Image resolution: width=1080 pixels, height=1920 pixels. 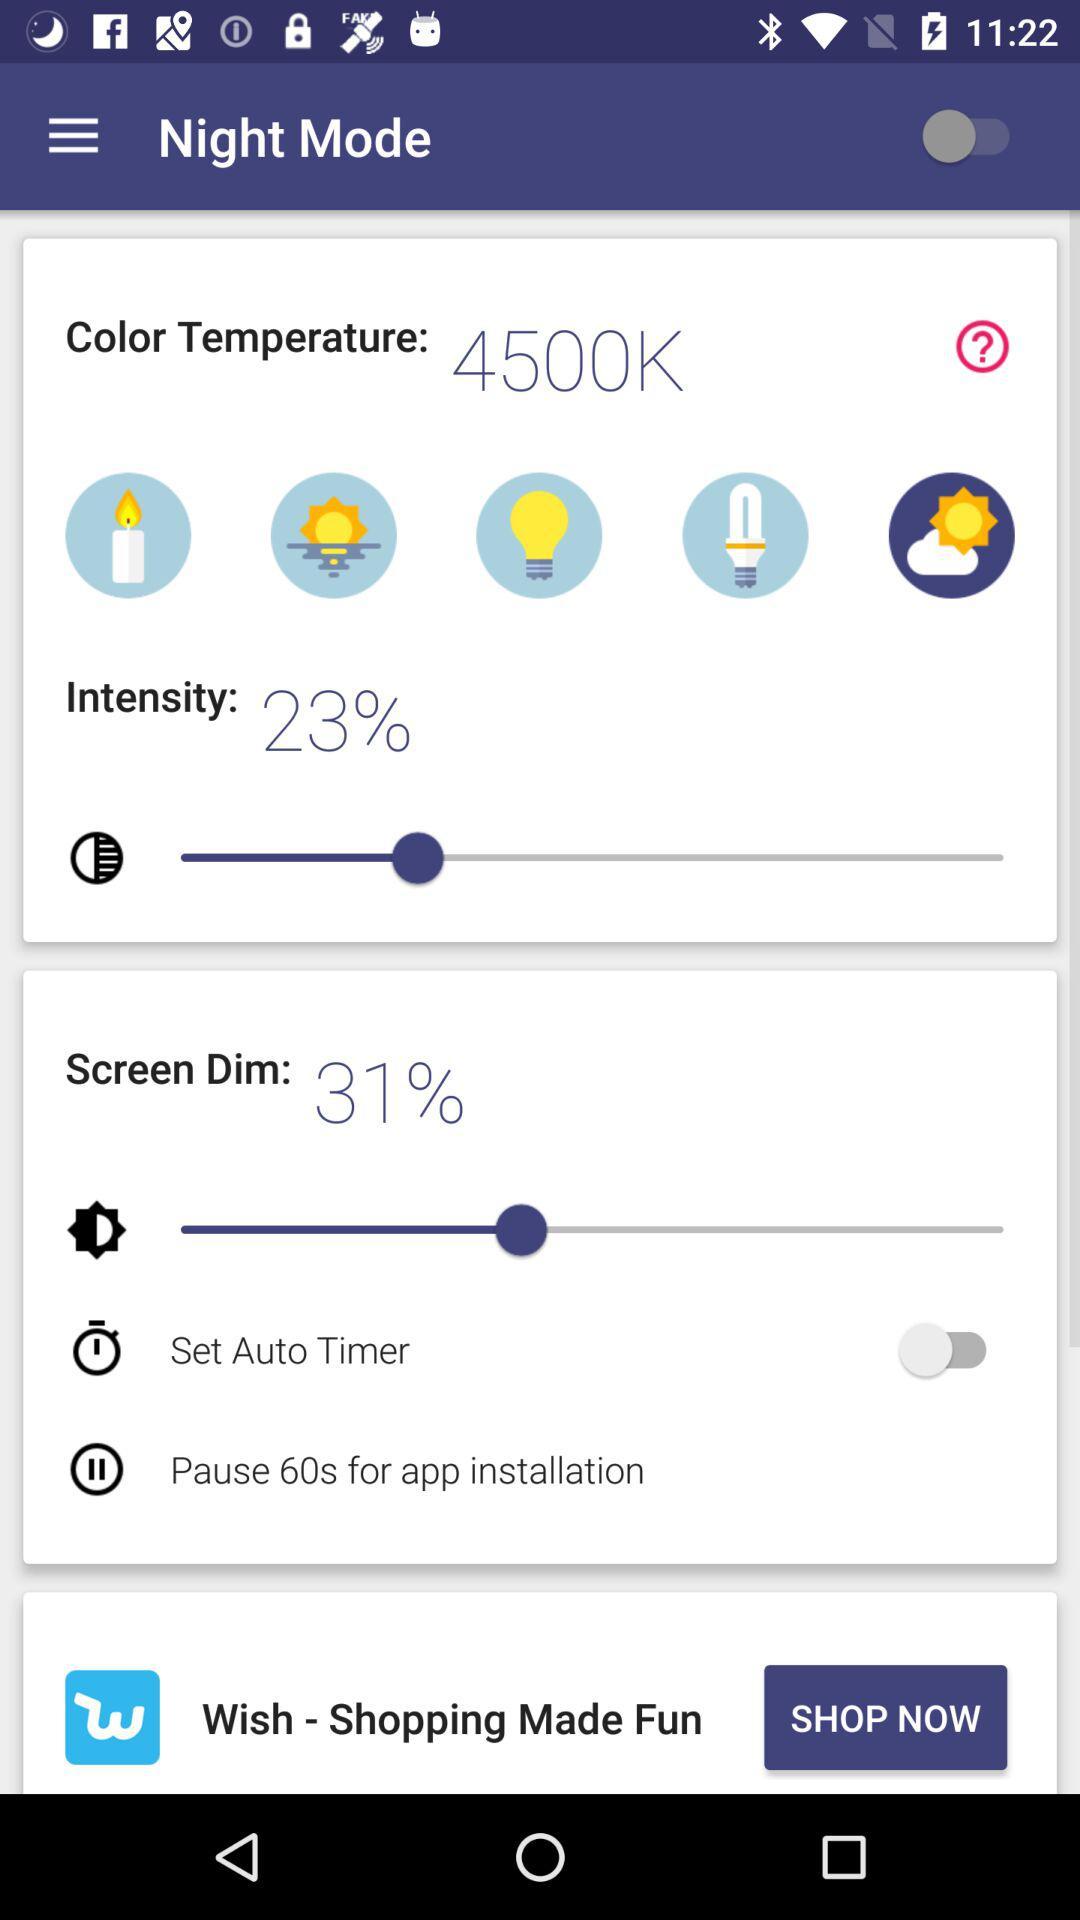 I want to click on switch autoplay option, so click(x=951, y=1349).